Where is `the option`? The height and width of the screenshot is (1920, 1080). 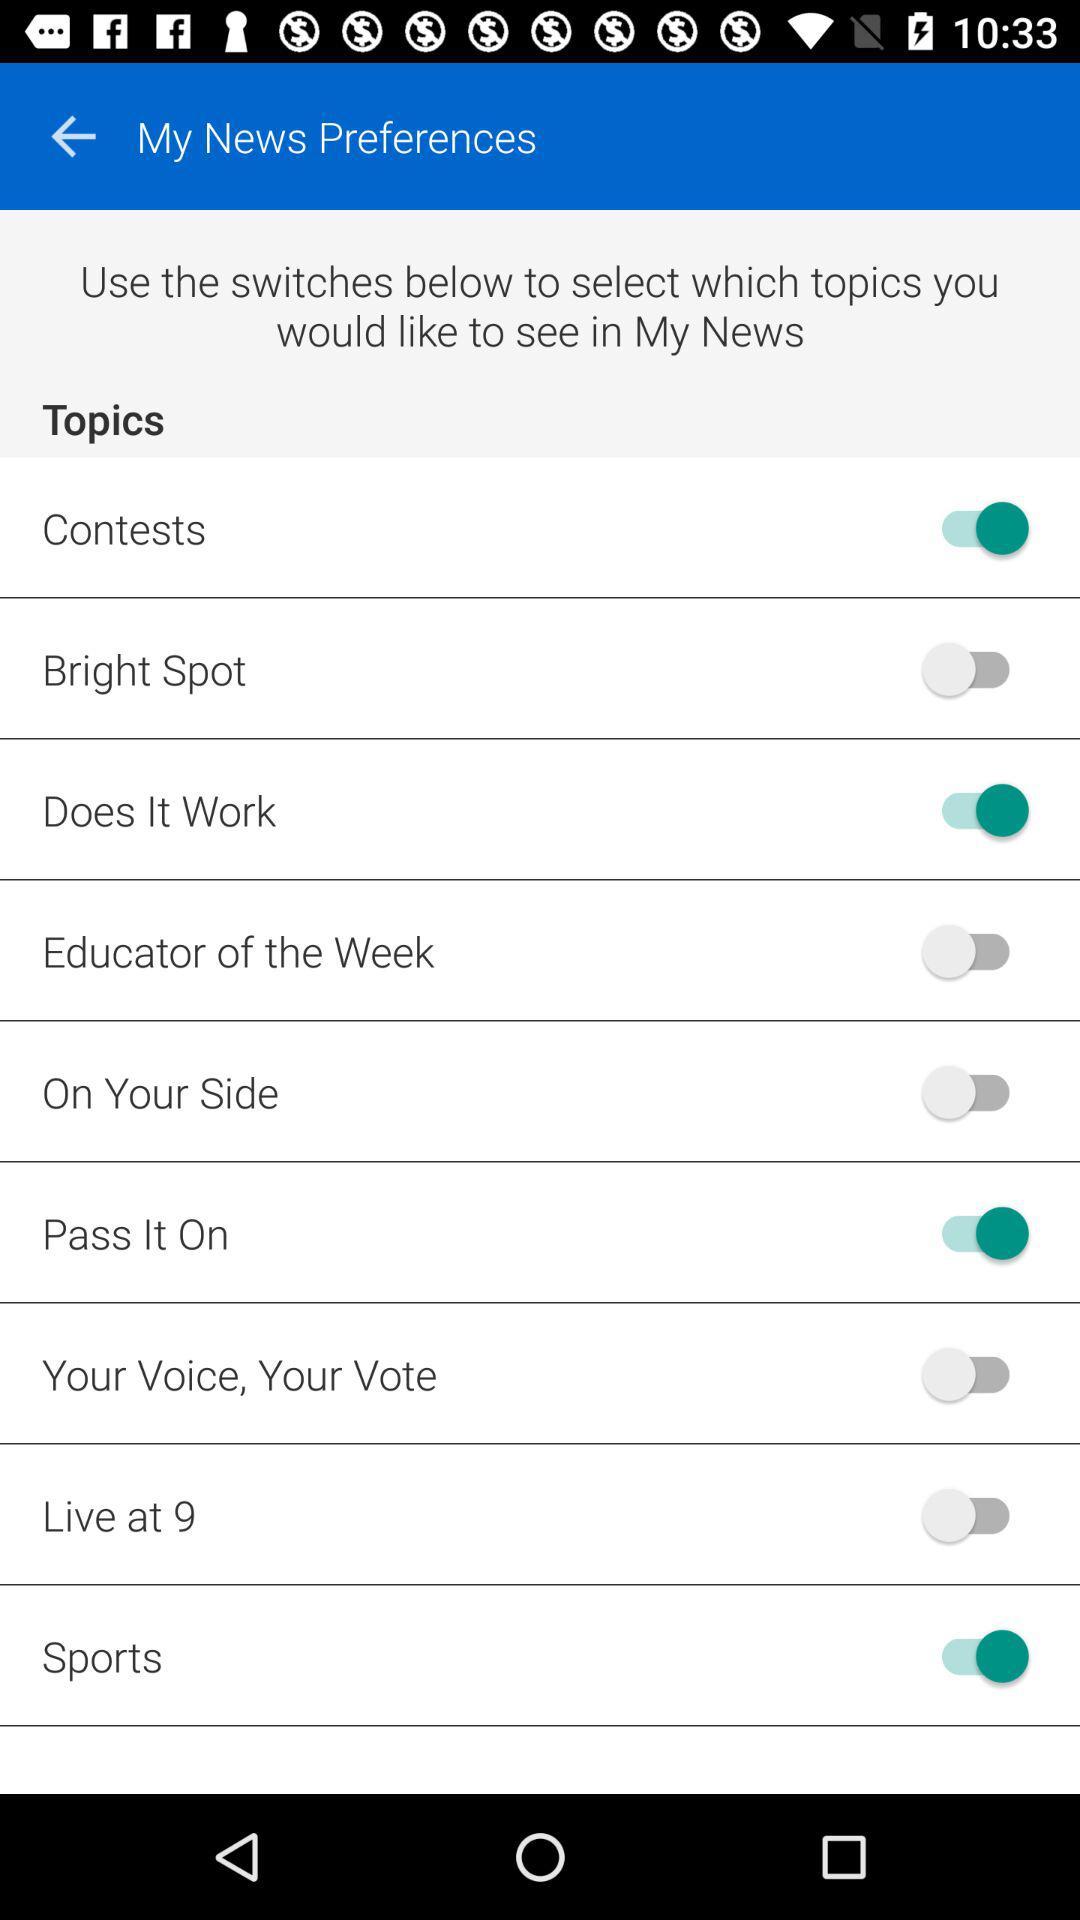
the option is located at coordinates (974, 810).